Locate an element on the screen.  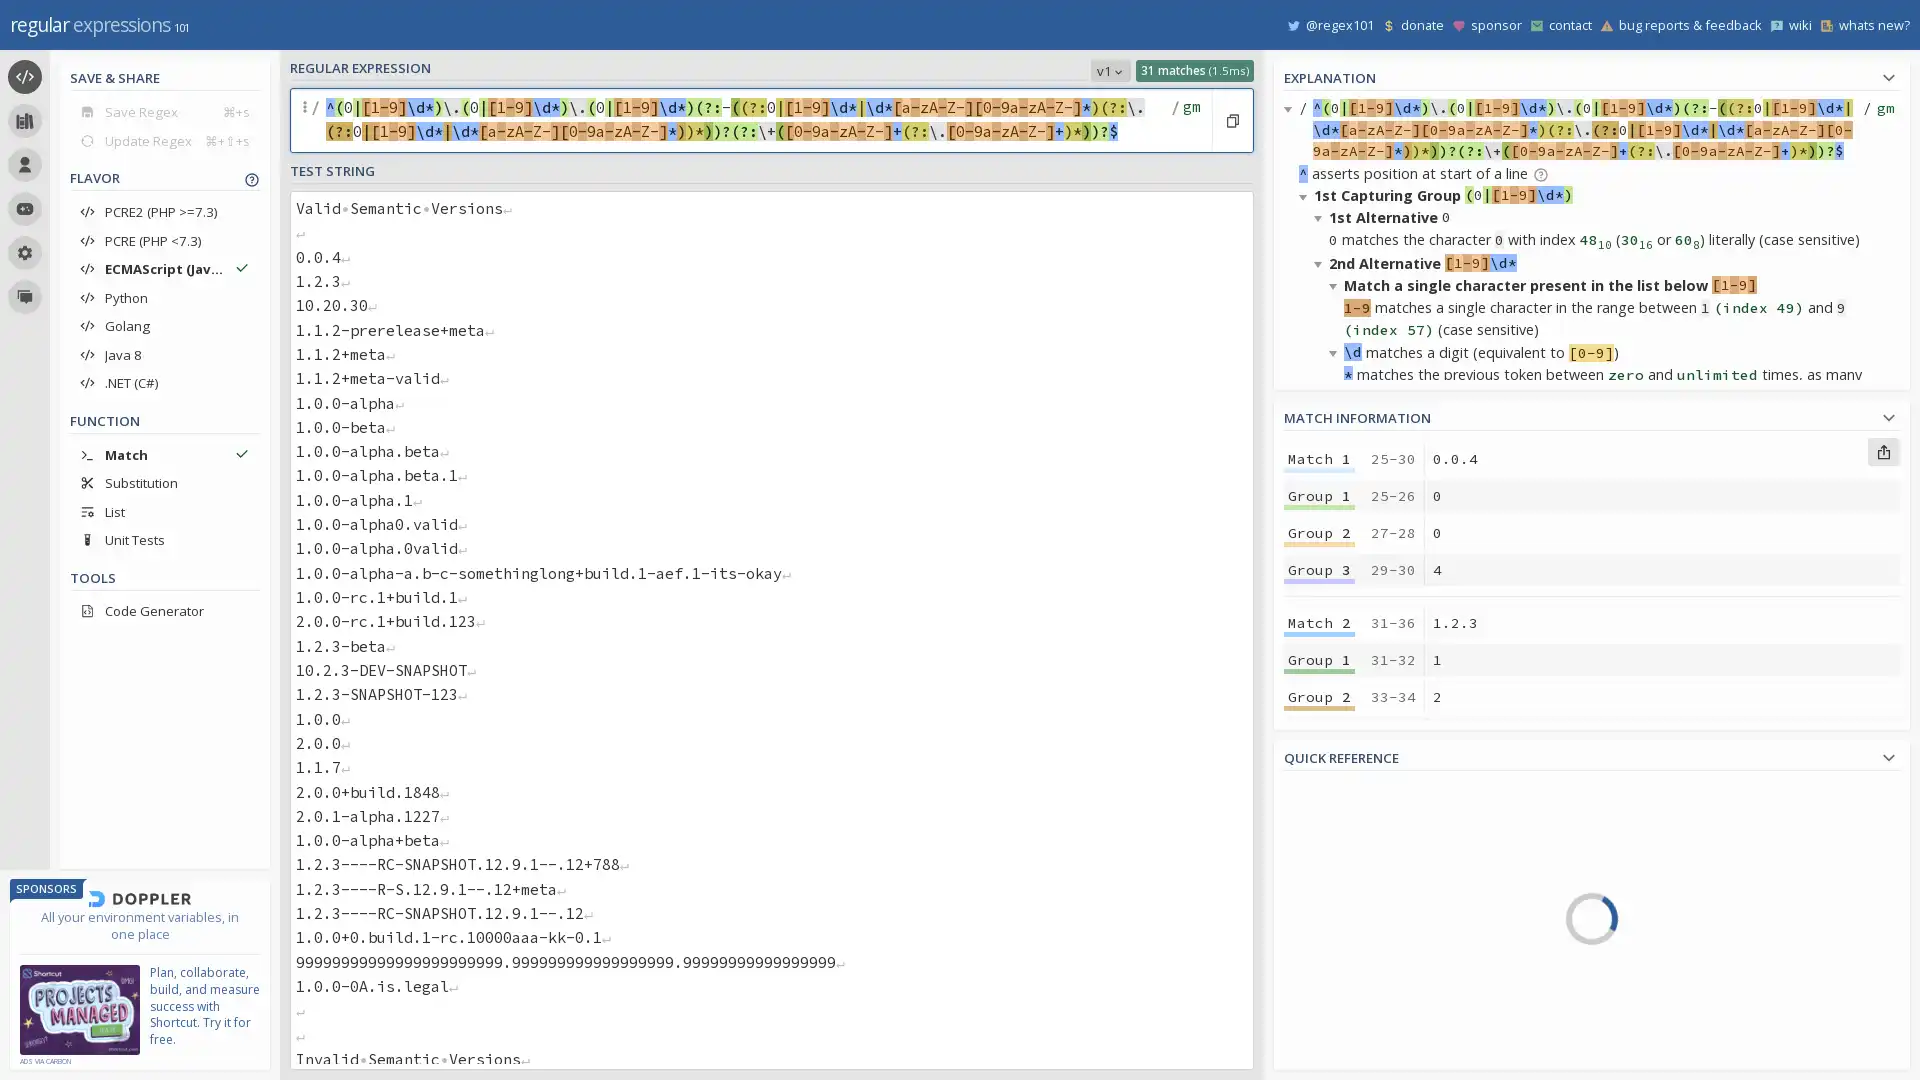
Any single character . is located at coordinates (1691, 934).